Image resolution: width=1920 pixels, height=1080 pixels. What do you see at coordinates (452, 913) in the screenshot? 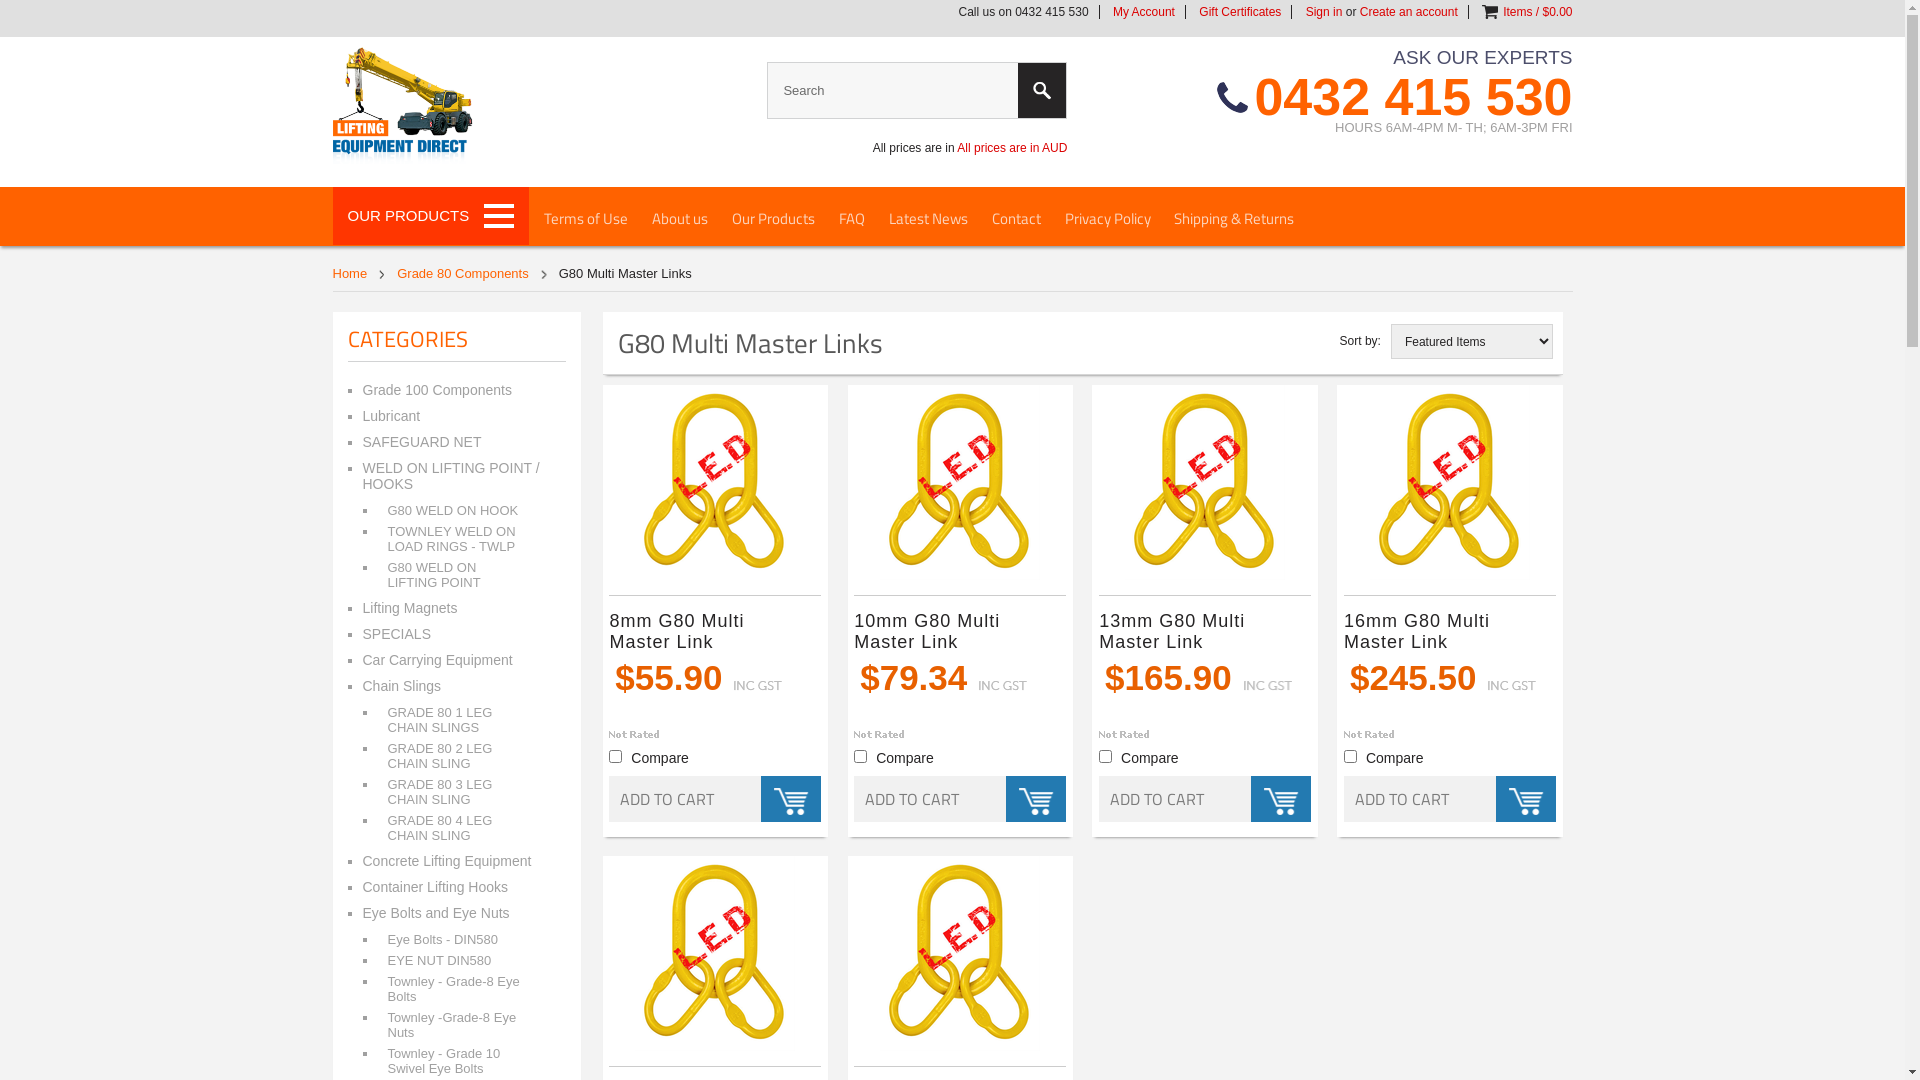
I see `'Eye Bolts and Eye Nuts'` at bounding box center [452, 913].